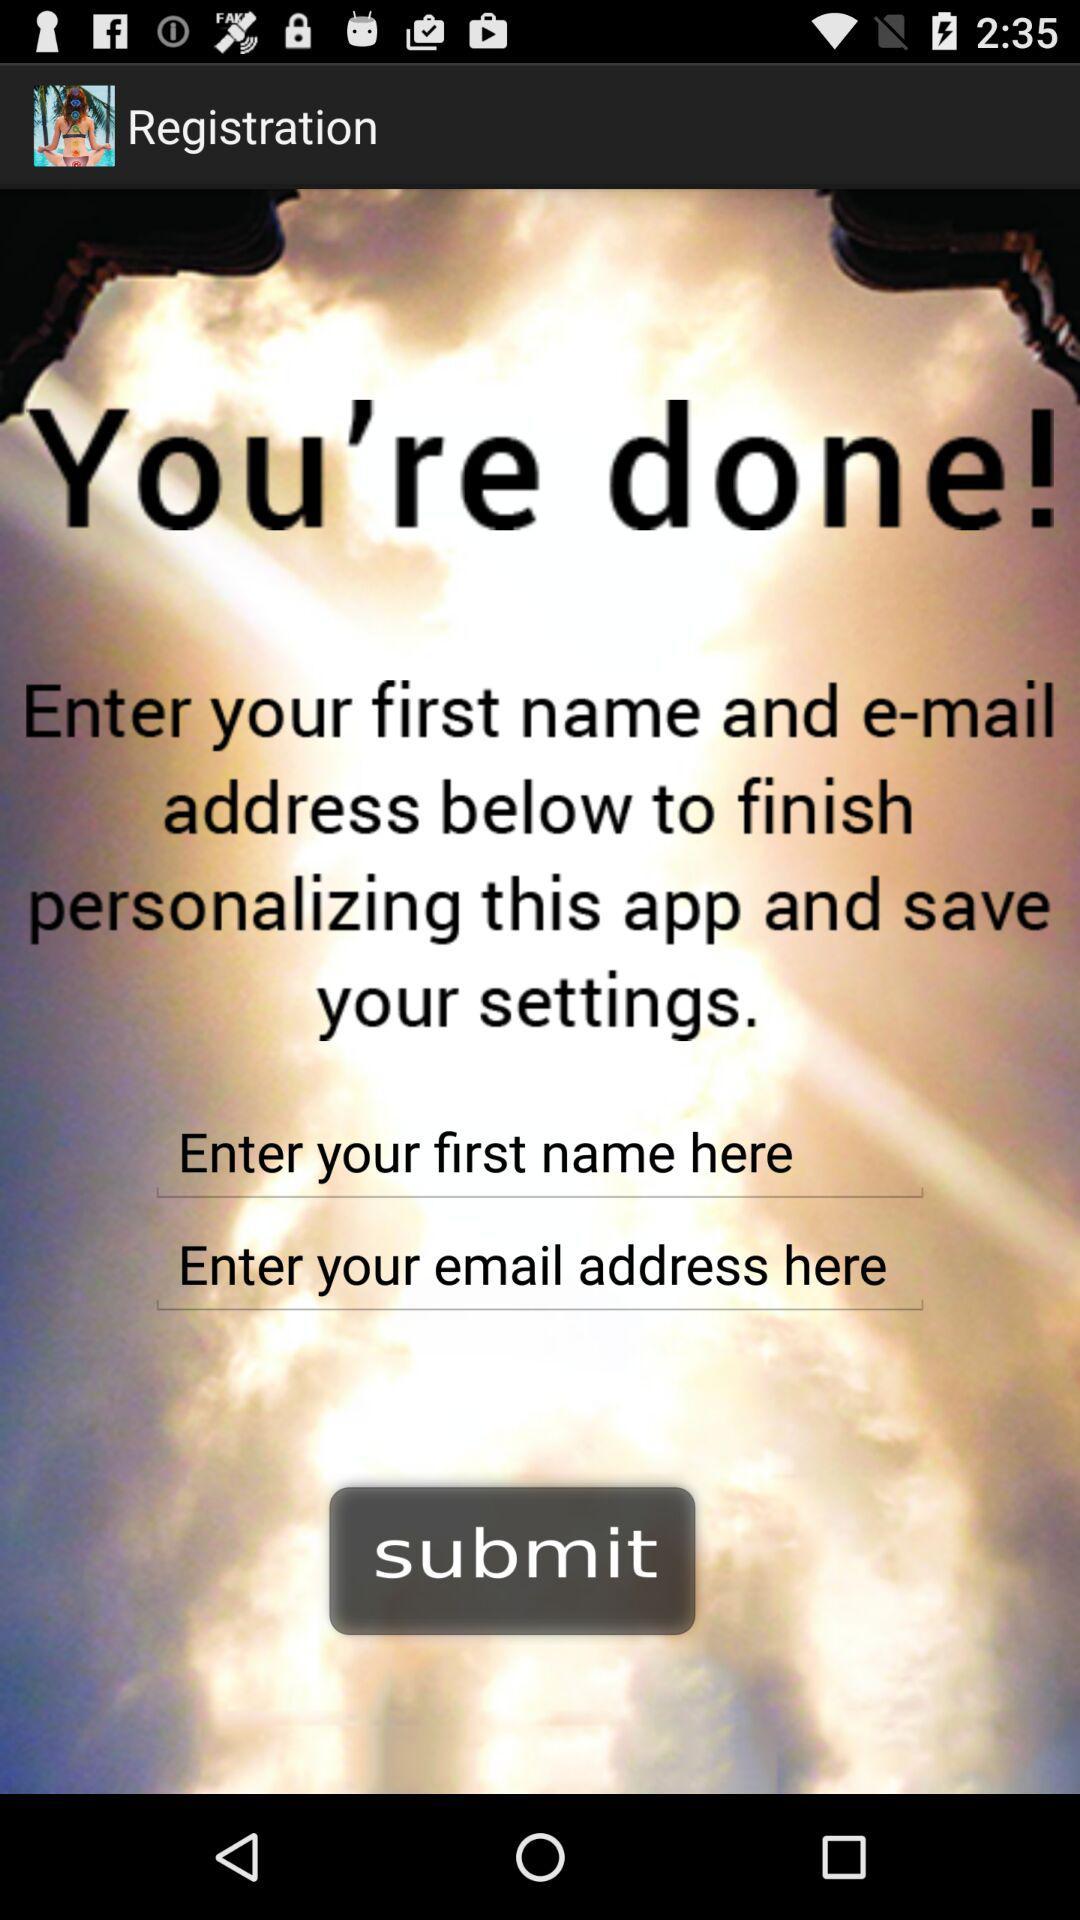 Image resolution: width=1080 pixels, height=1920 pixels. Describe the element at coordinates (512, 1557) in the screenshot. I see `option` at that location.